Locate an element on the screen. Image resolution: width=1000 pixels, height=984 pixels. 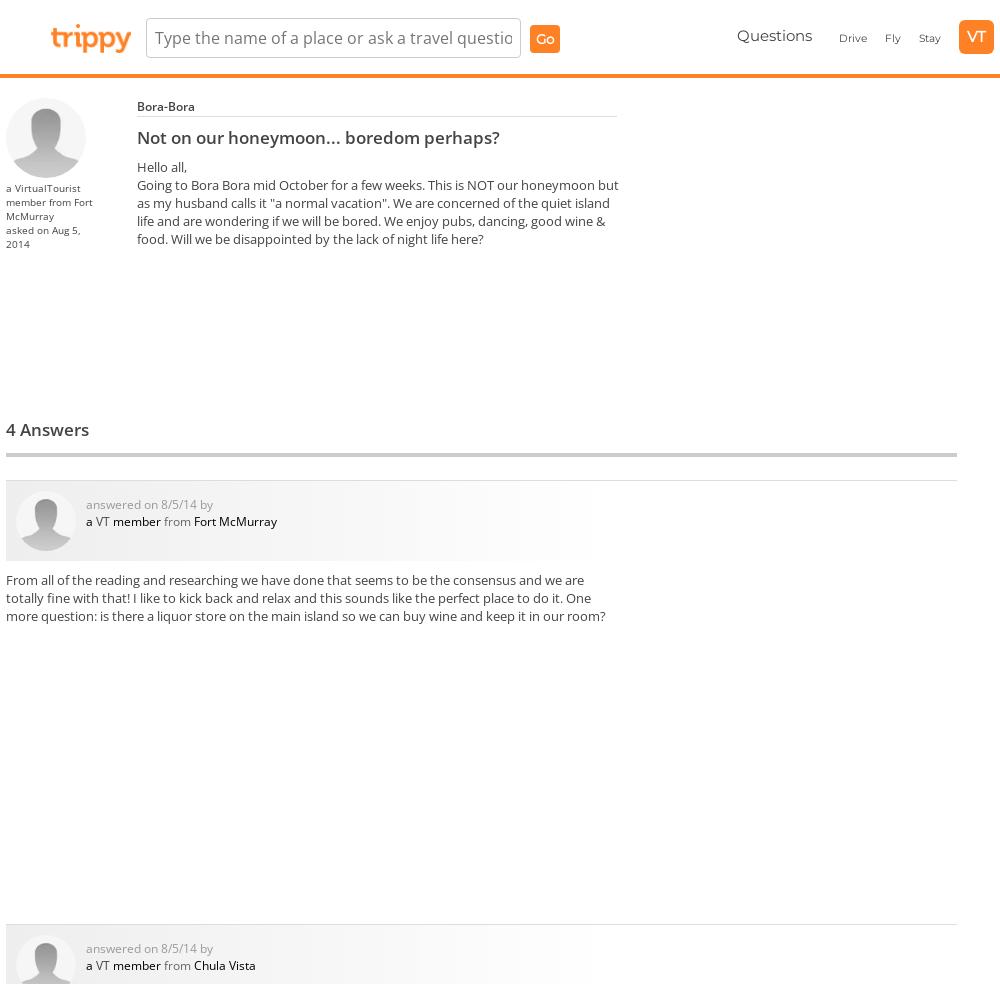
'Go' is located at coordinates (545, 37).